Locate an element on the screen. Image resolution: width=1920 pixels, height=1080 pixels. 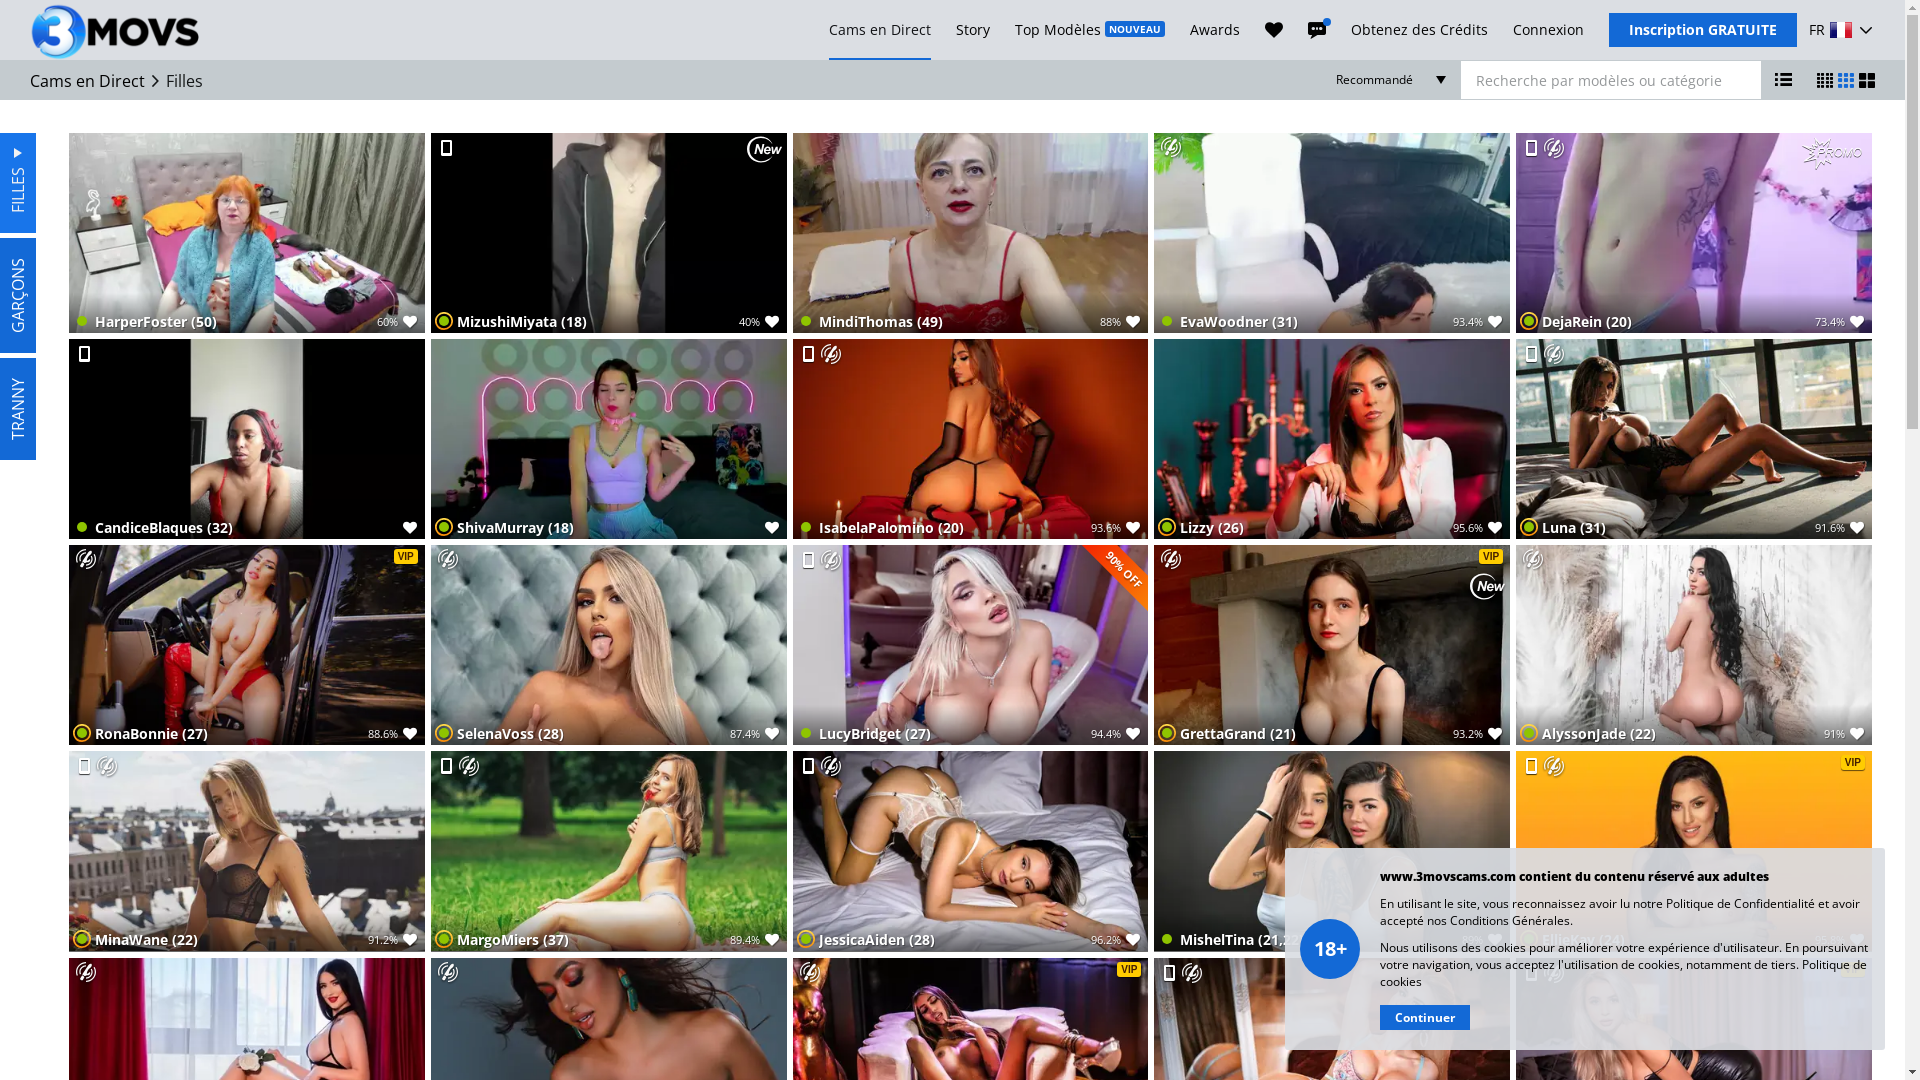
'Lizzy (26) is located at coordinates (1332, 438).